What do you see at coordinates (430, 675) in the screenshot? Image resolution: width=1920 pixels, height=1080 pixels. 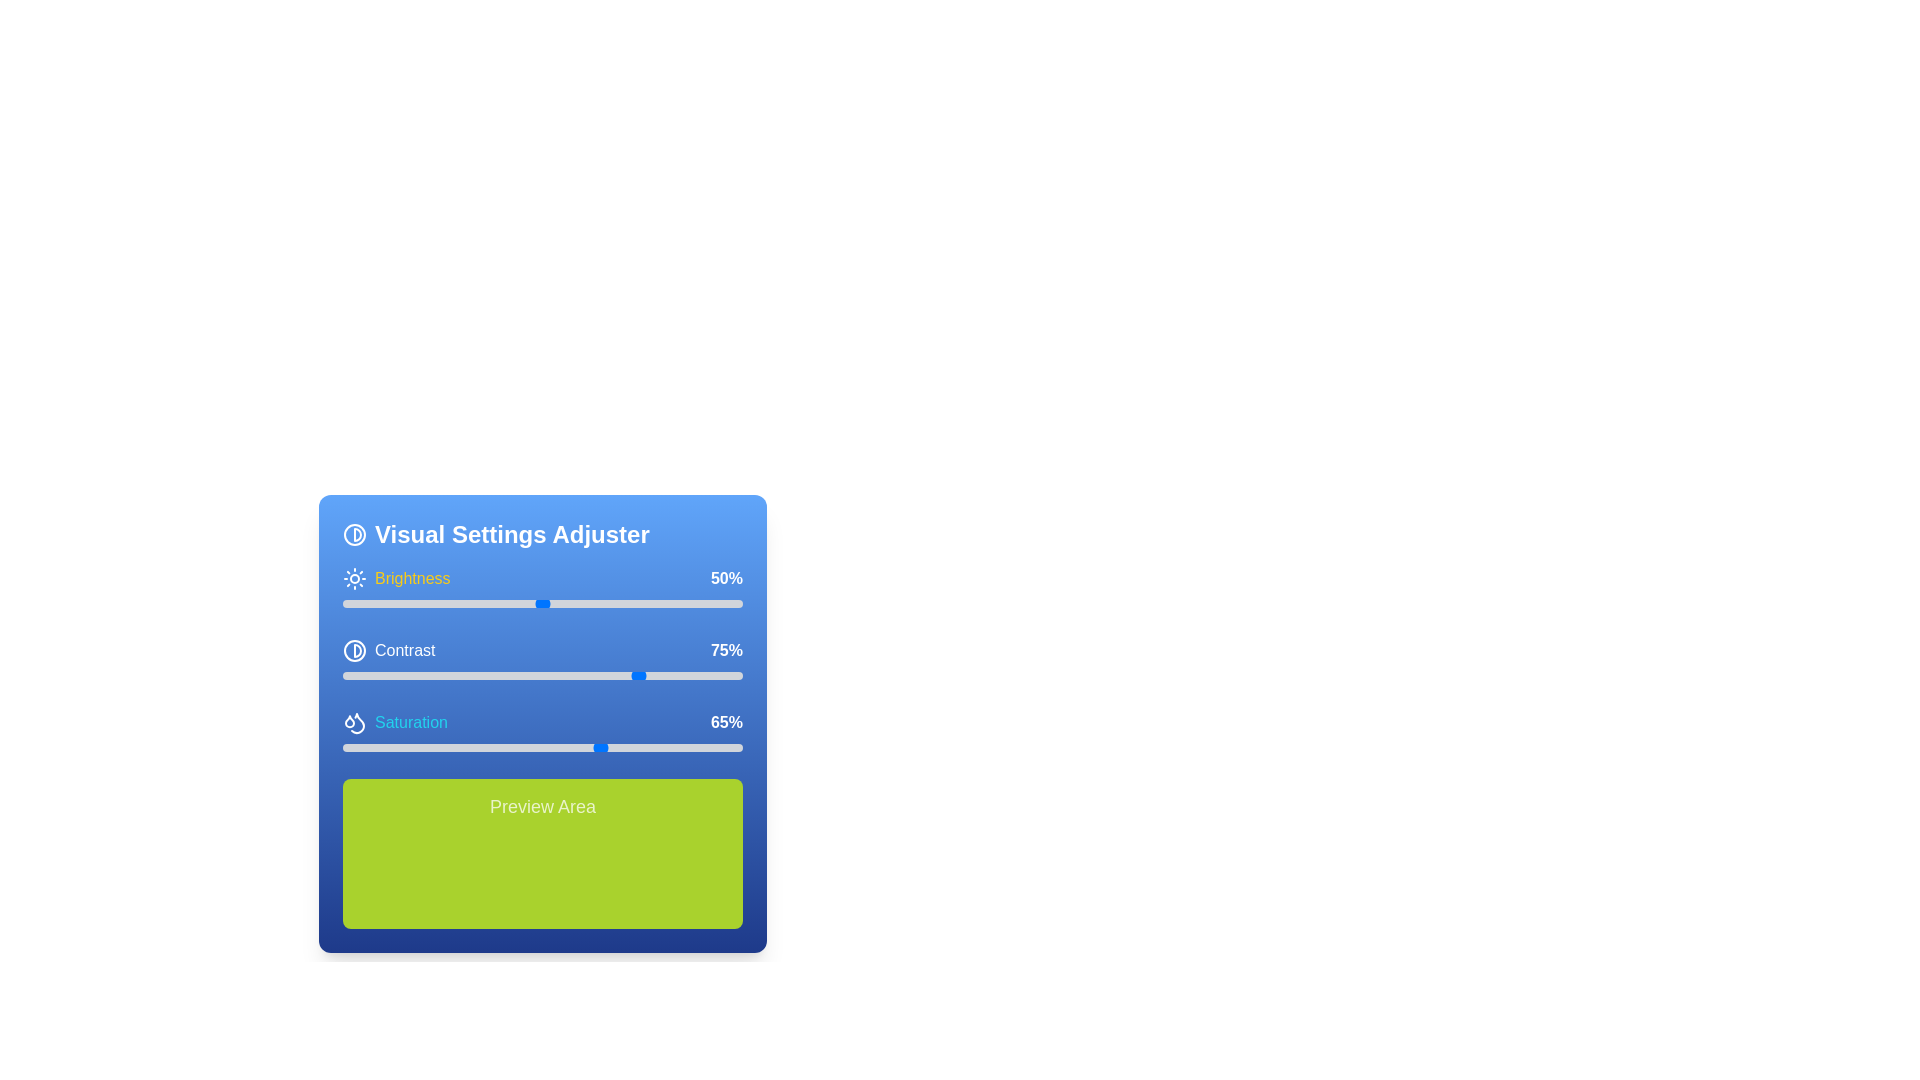 I see `the contrast value` at bounding box center [430, 675].